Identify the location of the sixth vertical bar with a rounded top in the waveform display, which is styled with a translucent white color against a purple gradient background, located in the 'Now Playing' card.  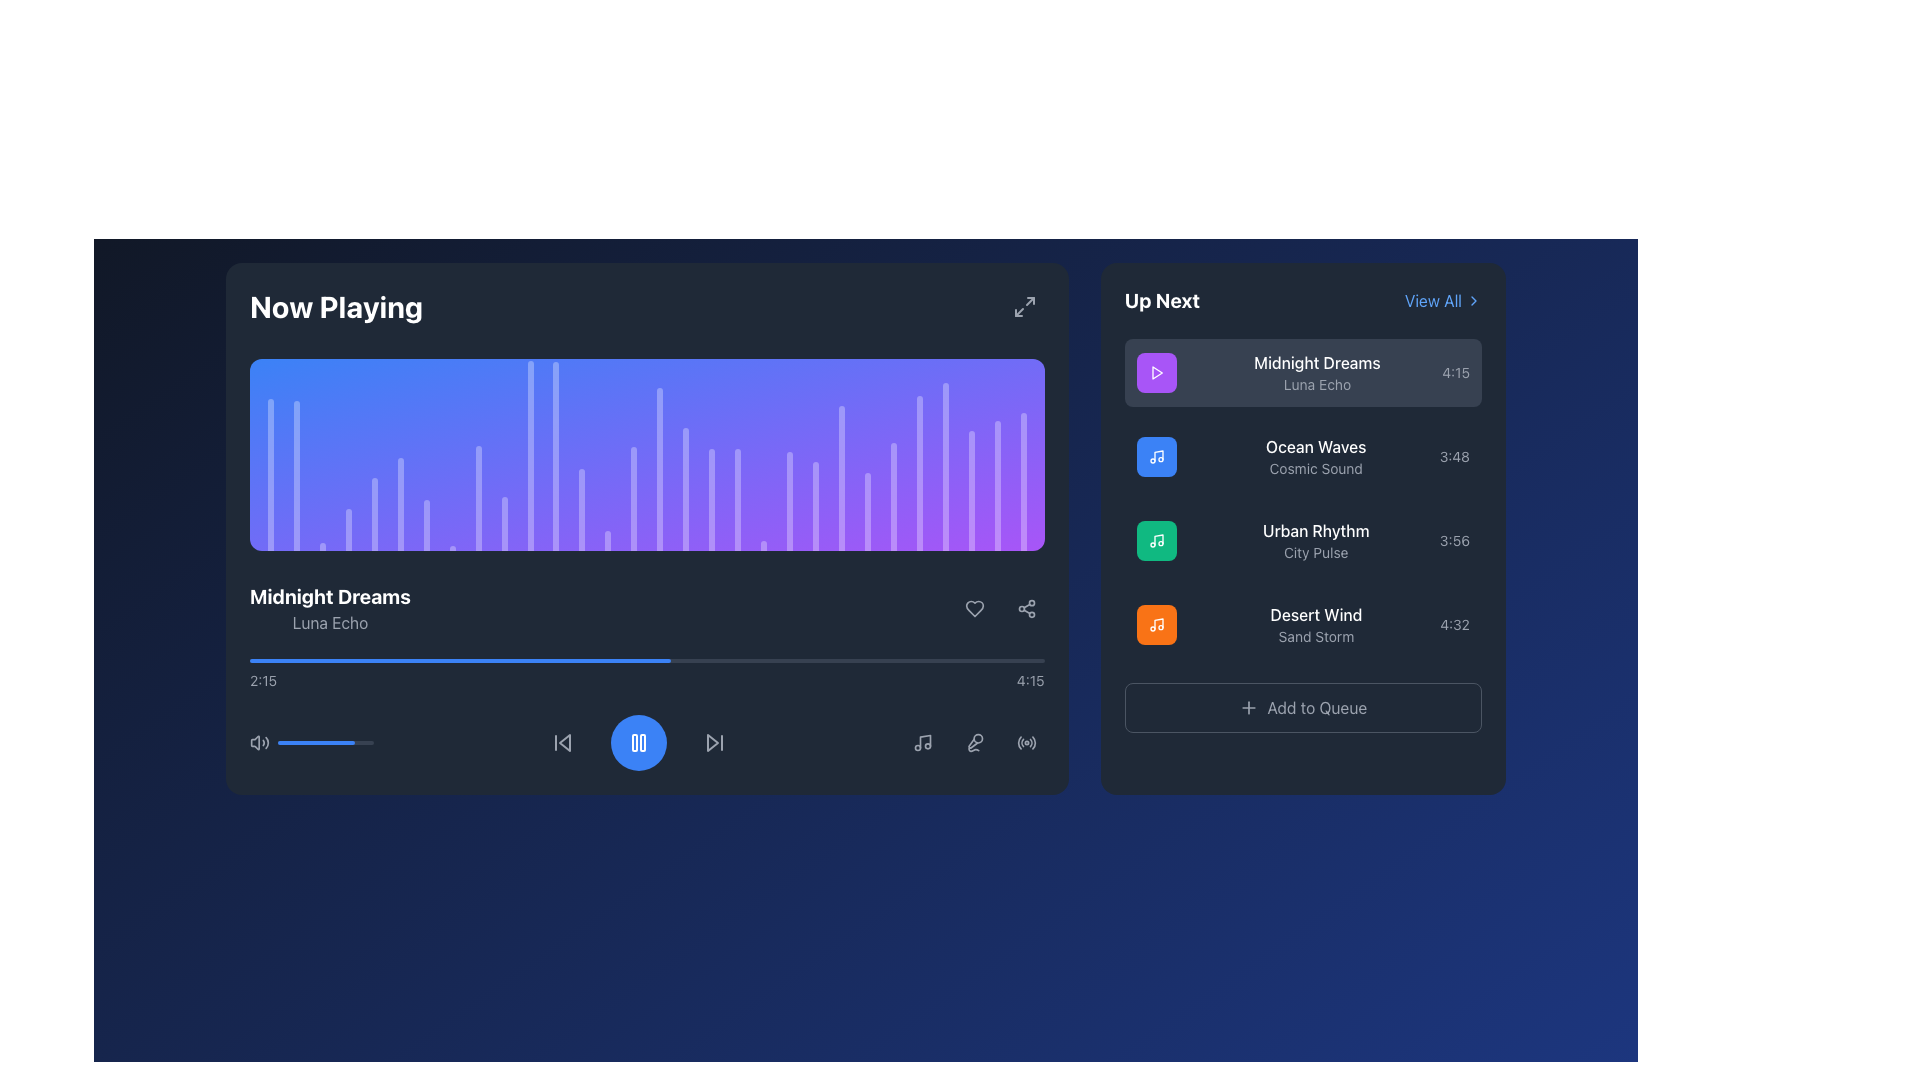
(400, 503).